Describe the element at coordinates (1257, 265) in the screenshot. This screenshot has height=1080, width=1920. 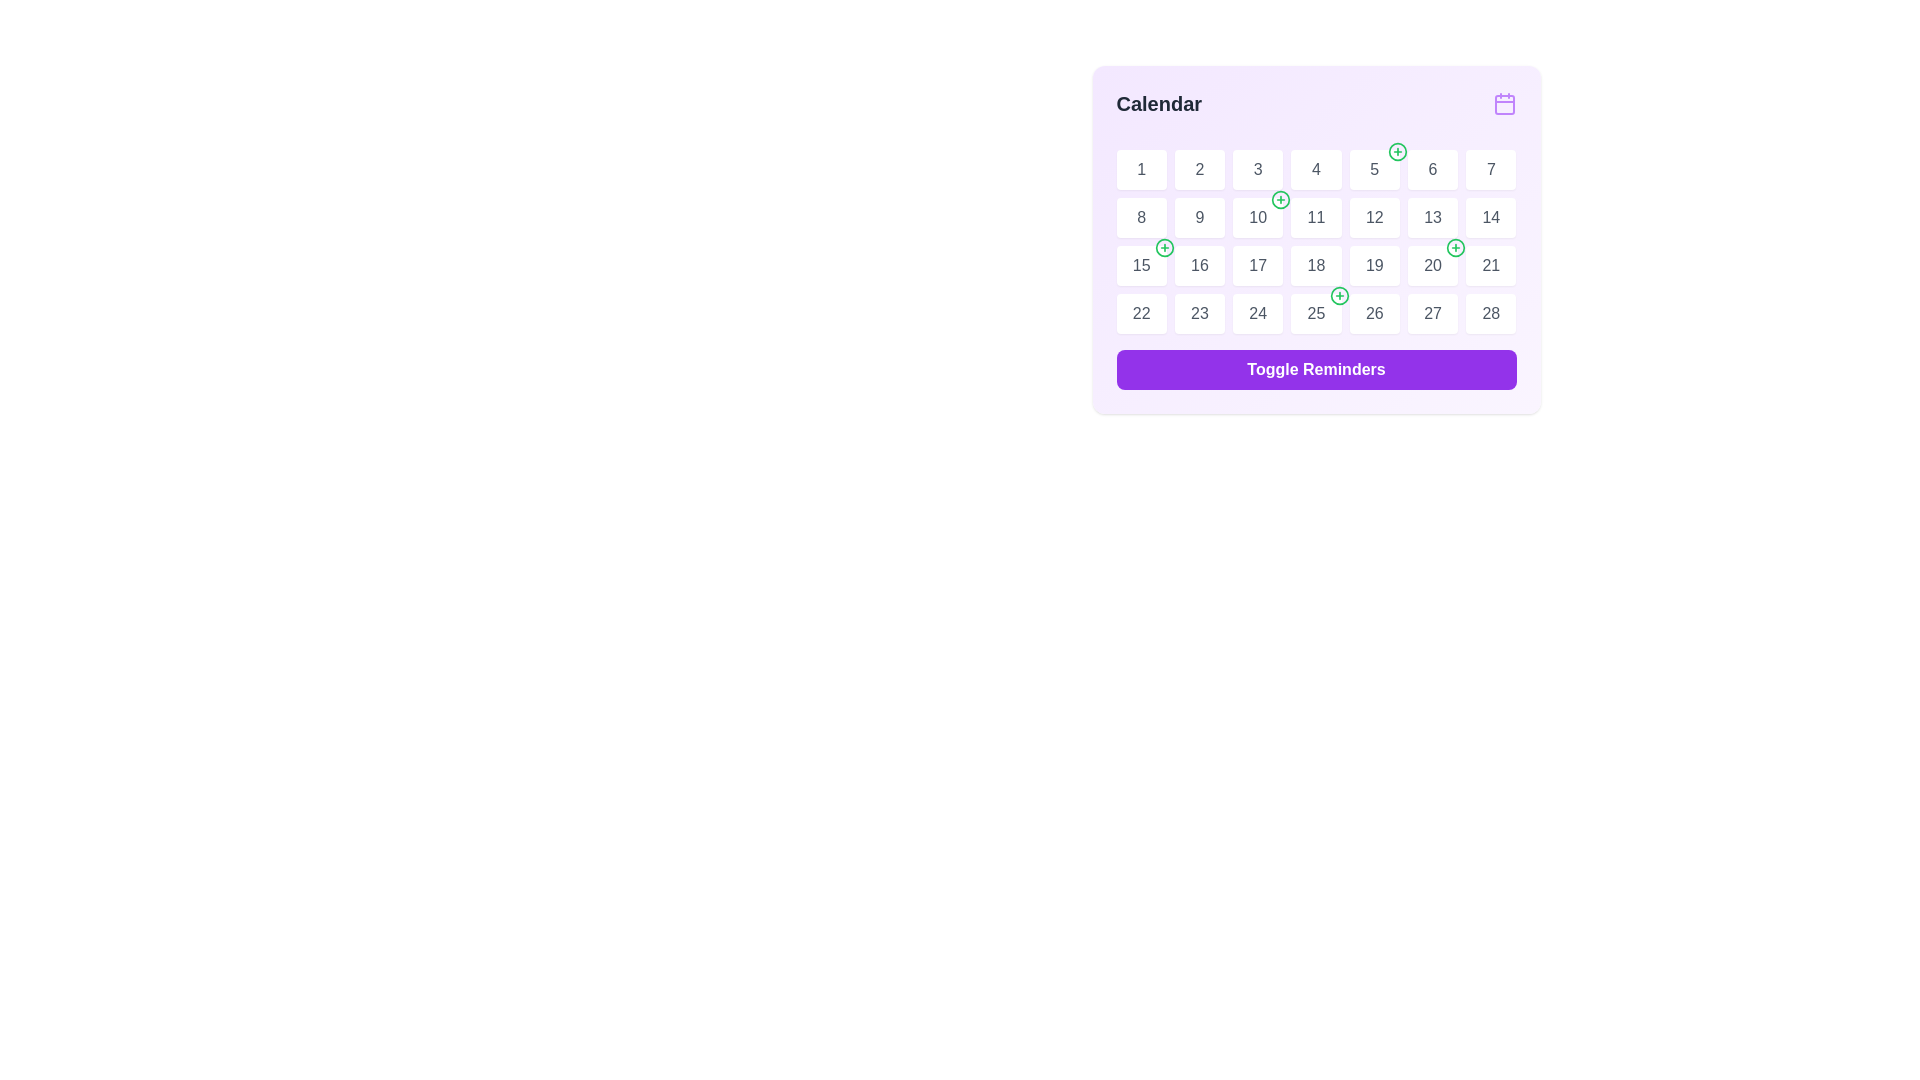
I see `the Calendar grid day cell element displaying '17'` at that location.